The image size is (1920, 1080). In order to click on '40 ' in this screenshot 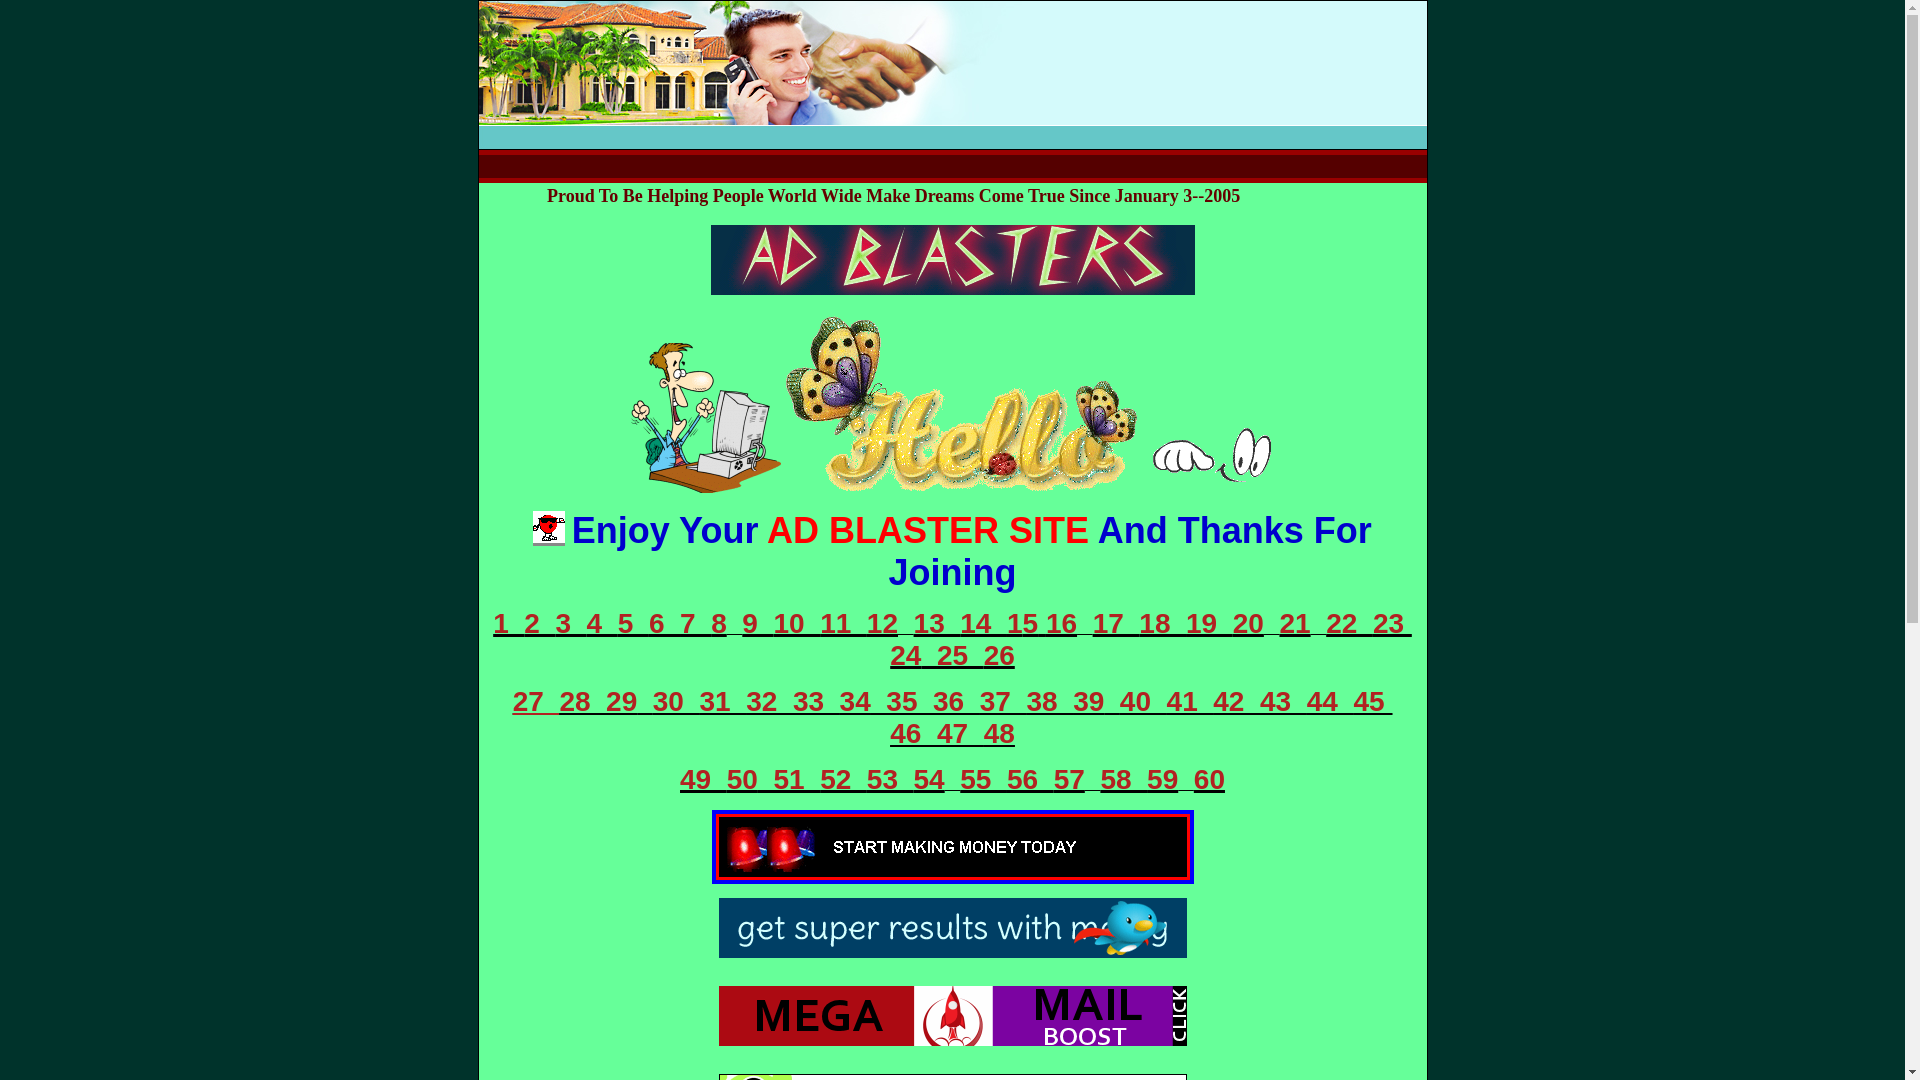, I will do `click(1143, 700)`.